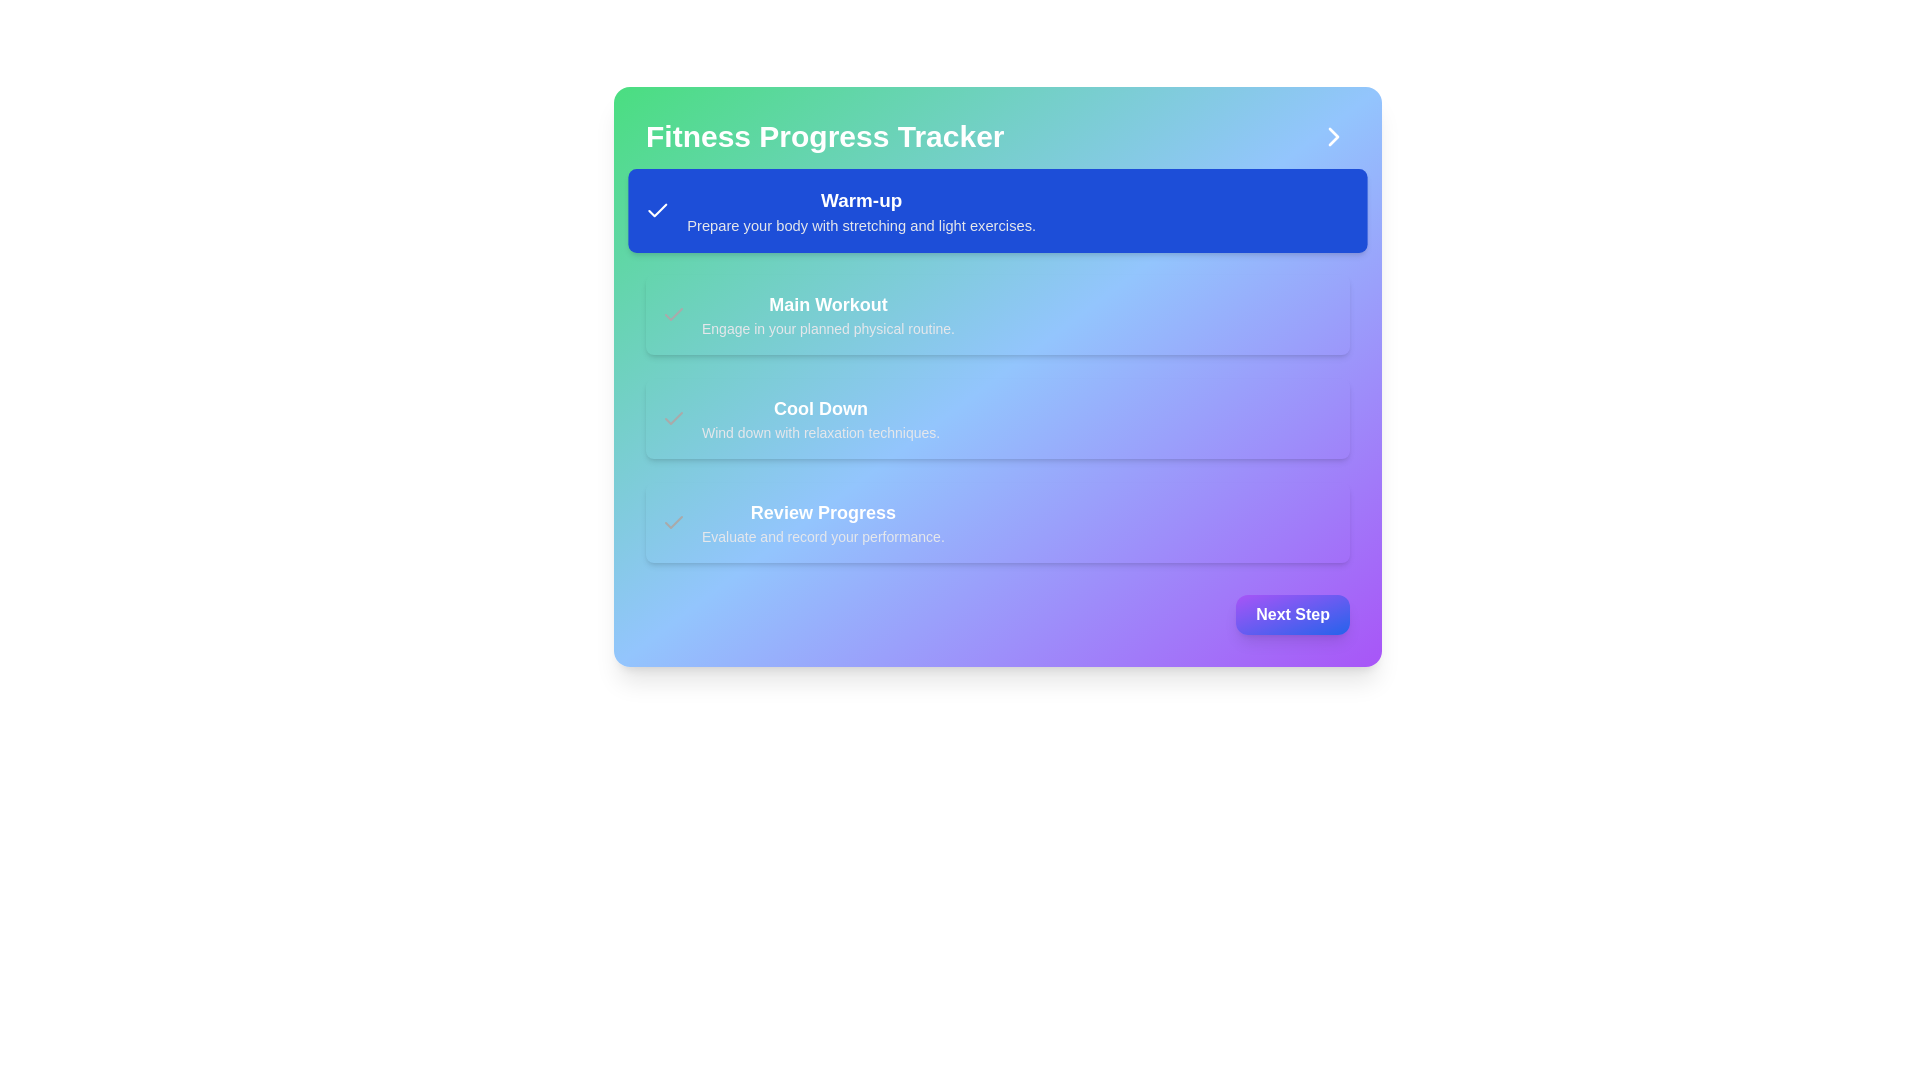  I want to click on the icon-based button located at the top-right corner of the 'Fitness Progress Tracker' content area, so click(1334, 136).